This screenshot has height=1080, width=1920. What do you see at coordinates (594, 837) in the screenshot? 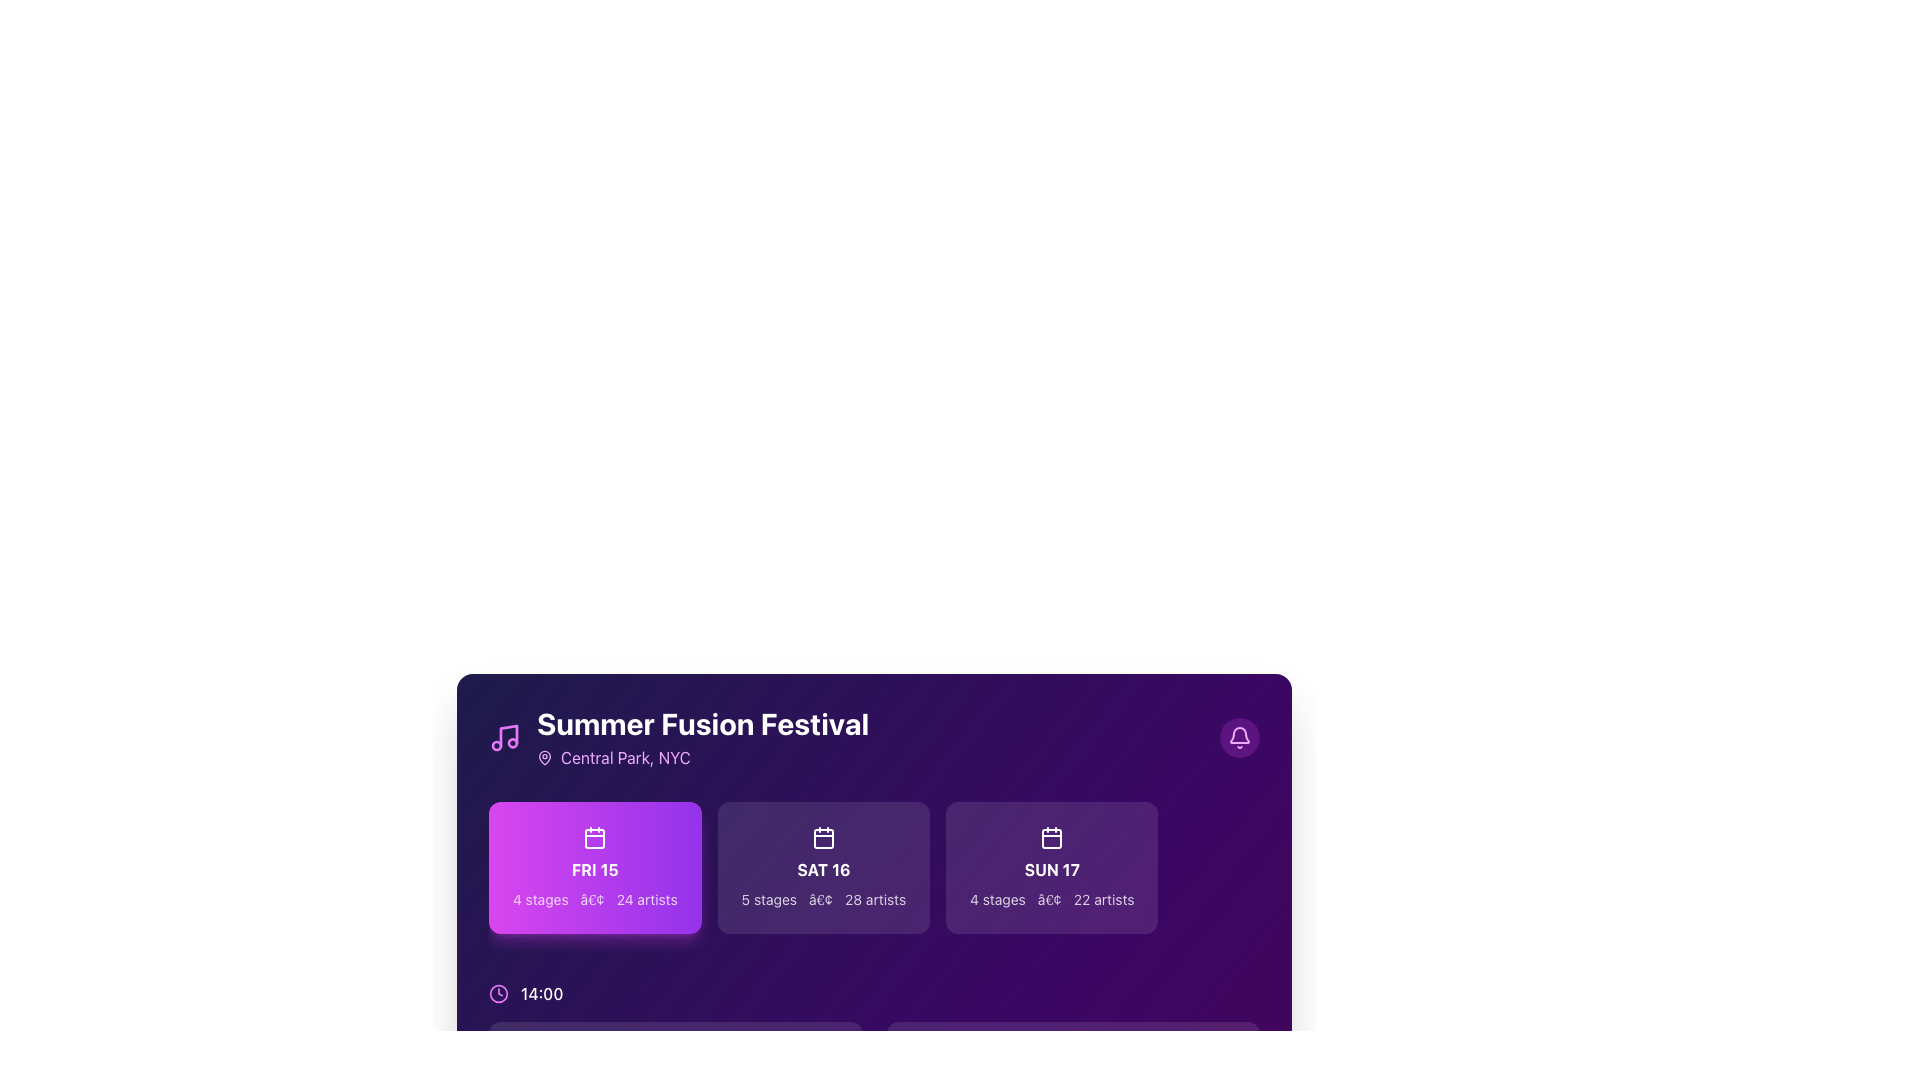
I see `the icon representing the date associated with the event labeled 'FRI 15', which is centrally positioned inside the purple background box` at bounding box center [594, 837].